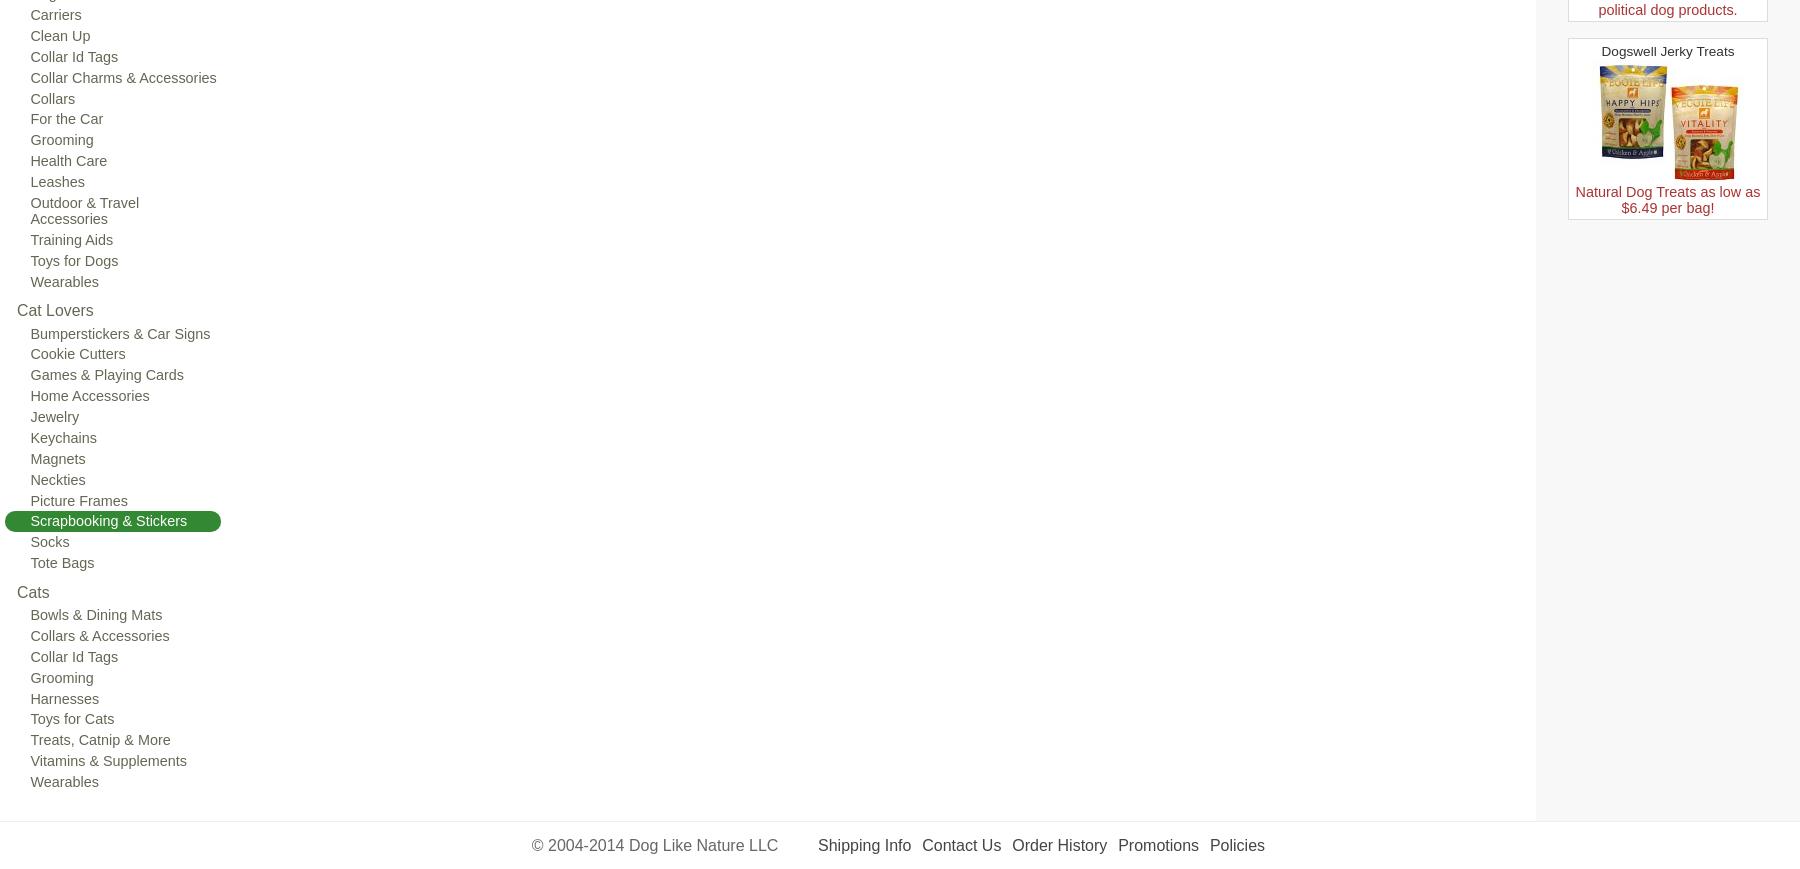  I want to click on 'Bowls & Dining Mats', so click(29, 614).